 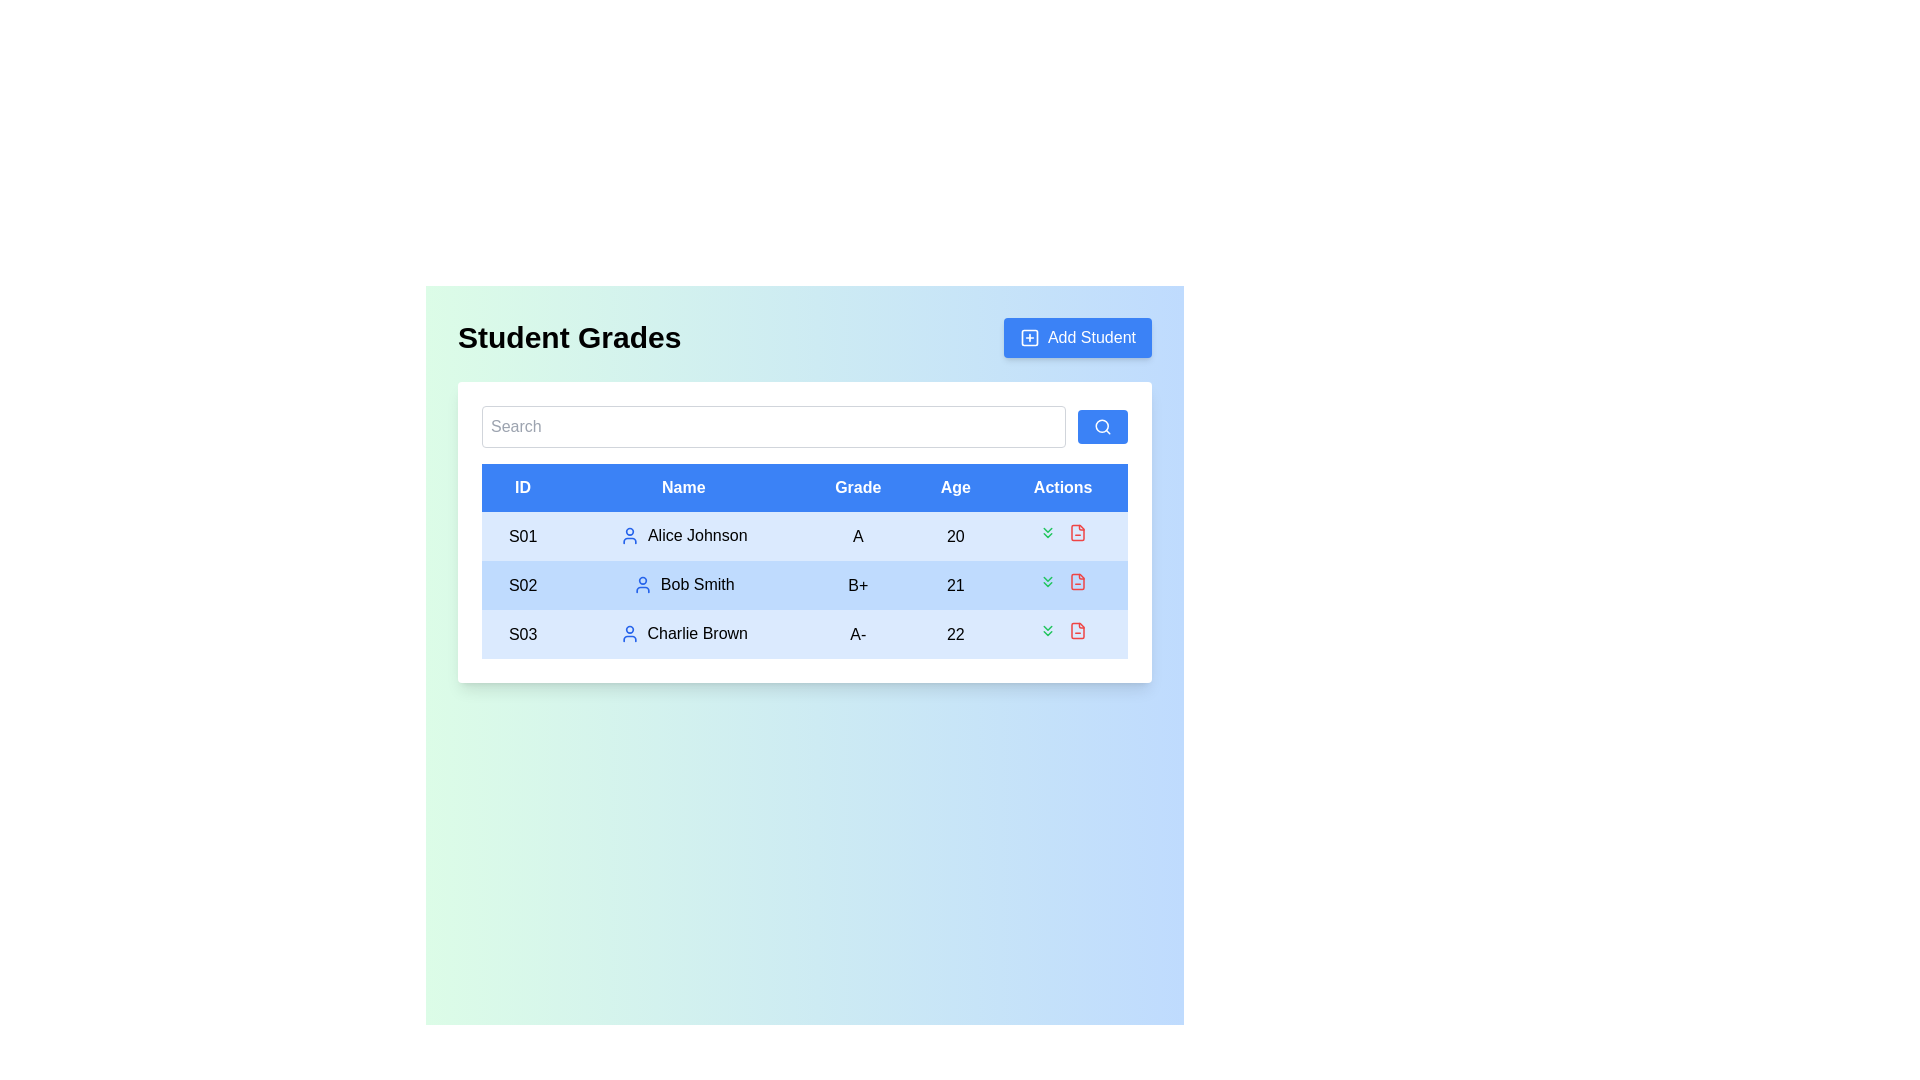 What do you see at coordinates (1102, 426) in the screenshot?
I see `the search icon located within the blue button` at bounding box center [1102, 426].